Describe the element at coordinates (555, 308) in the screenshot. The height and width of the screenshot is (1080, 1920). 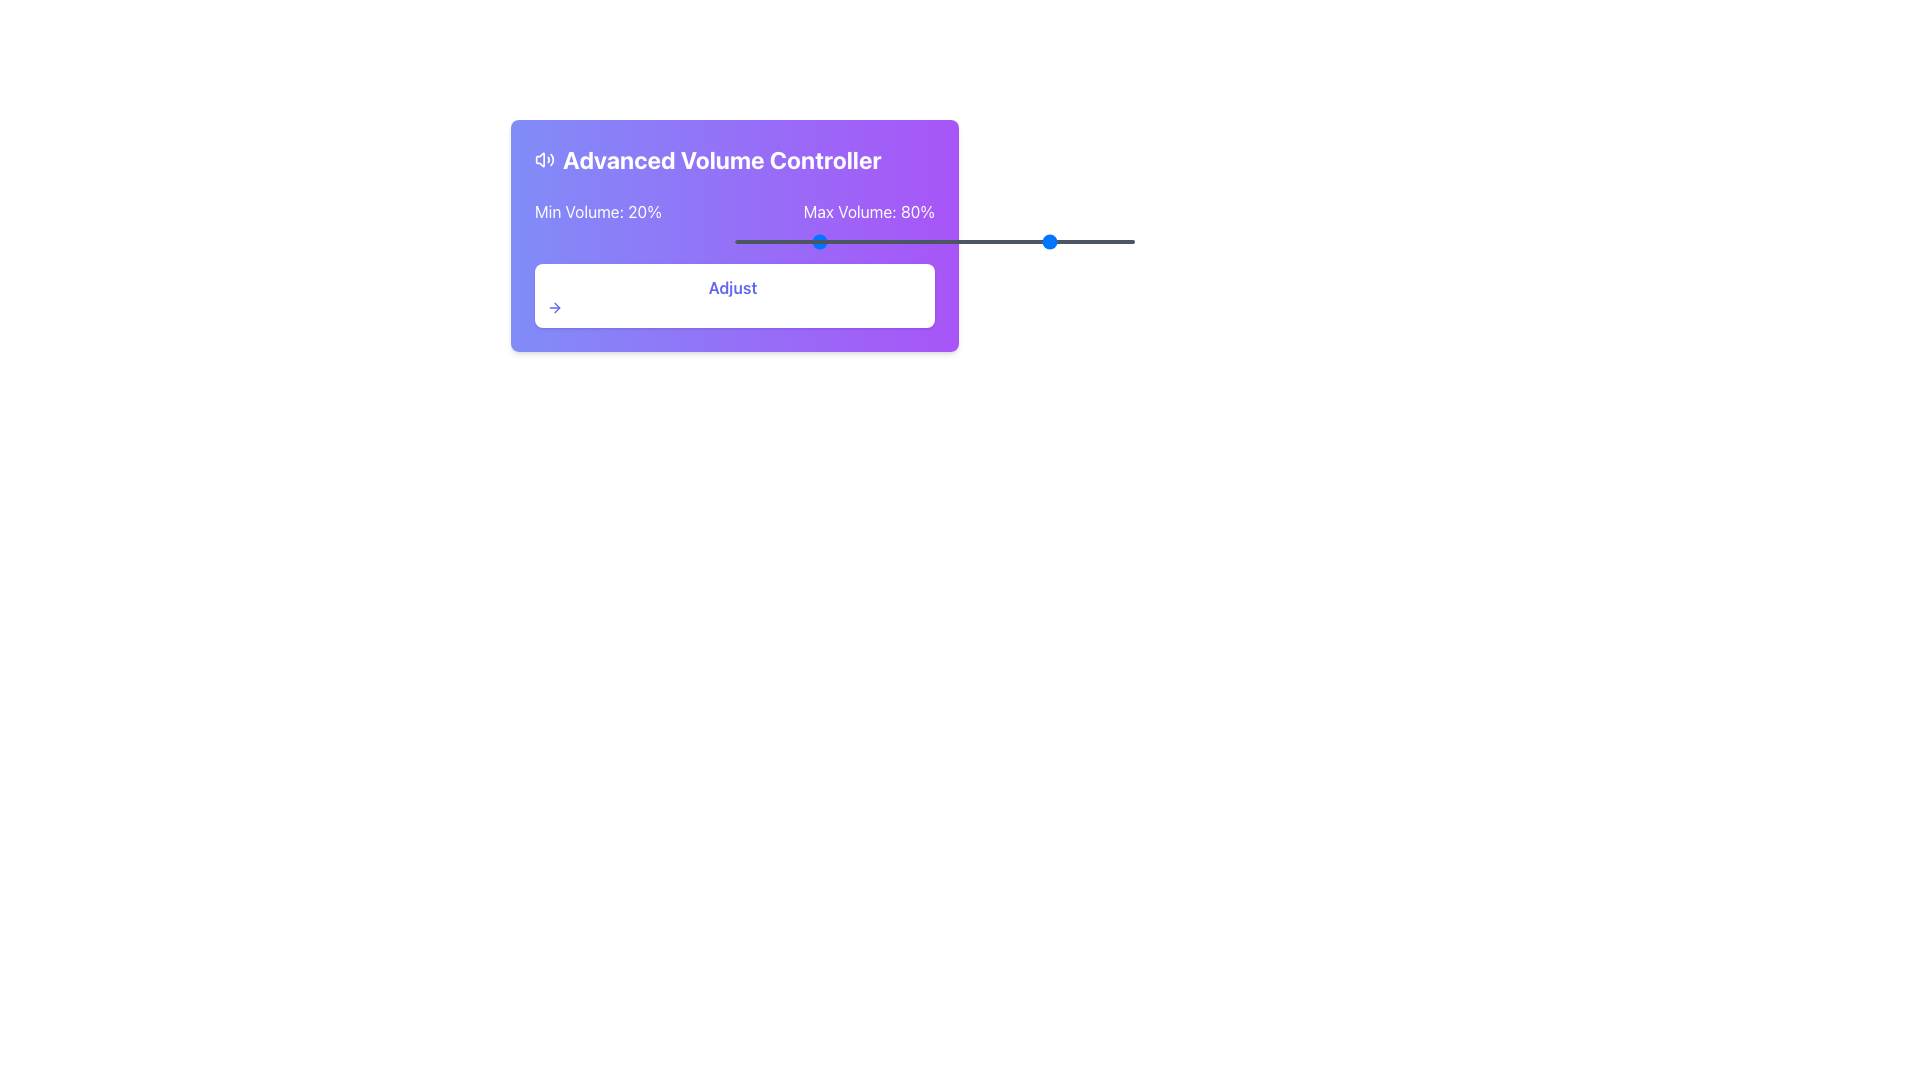
I see `the small right-pointing arrow icon located within the 'Adjust' button area, positioned towards the left end of the button's inner content` at that location.